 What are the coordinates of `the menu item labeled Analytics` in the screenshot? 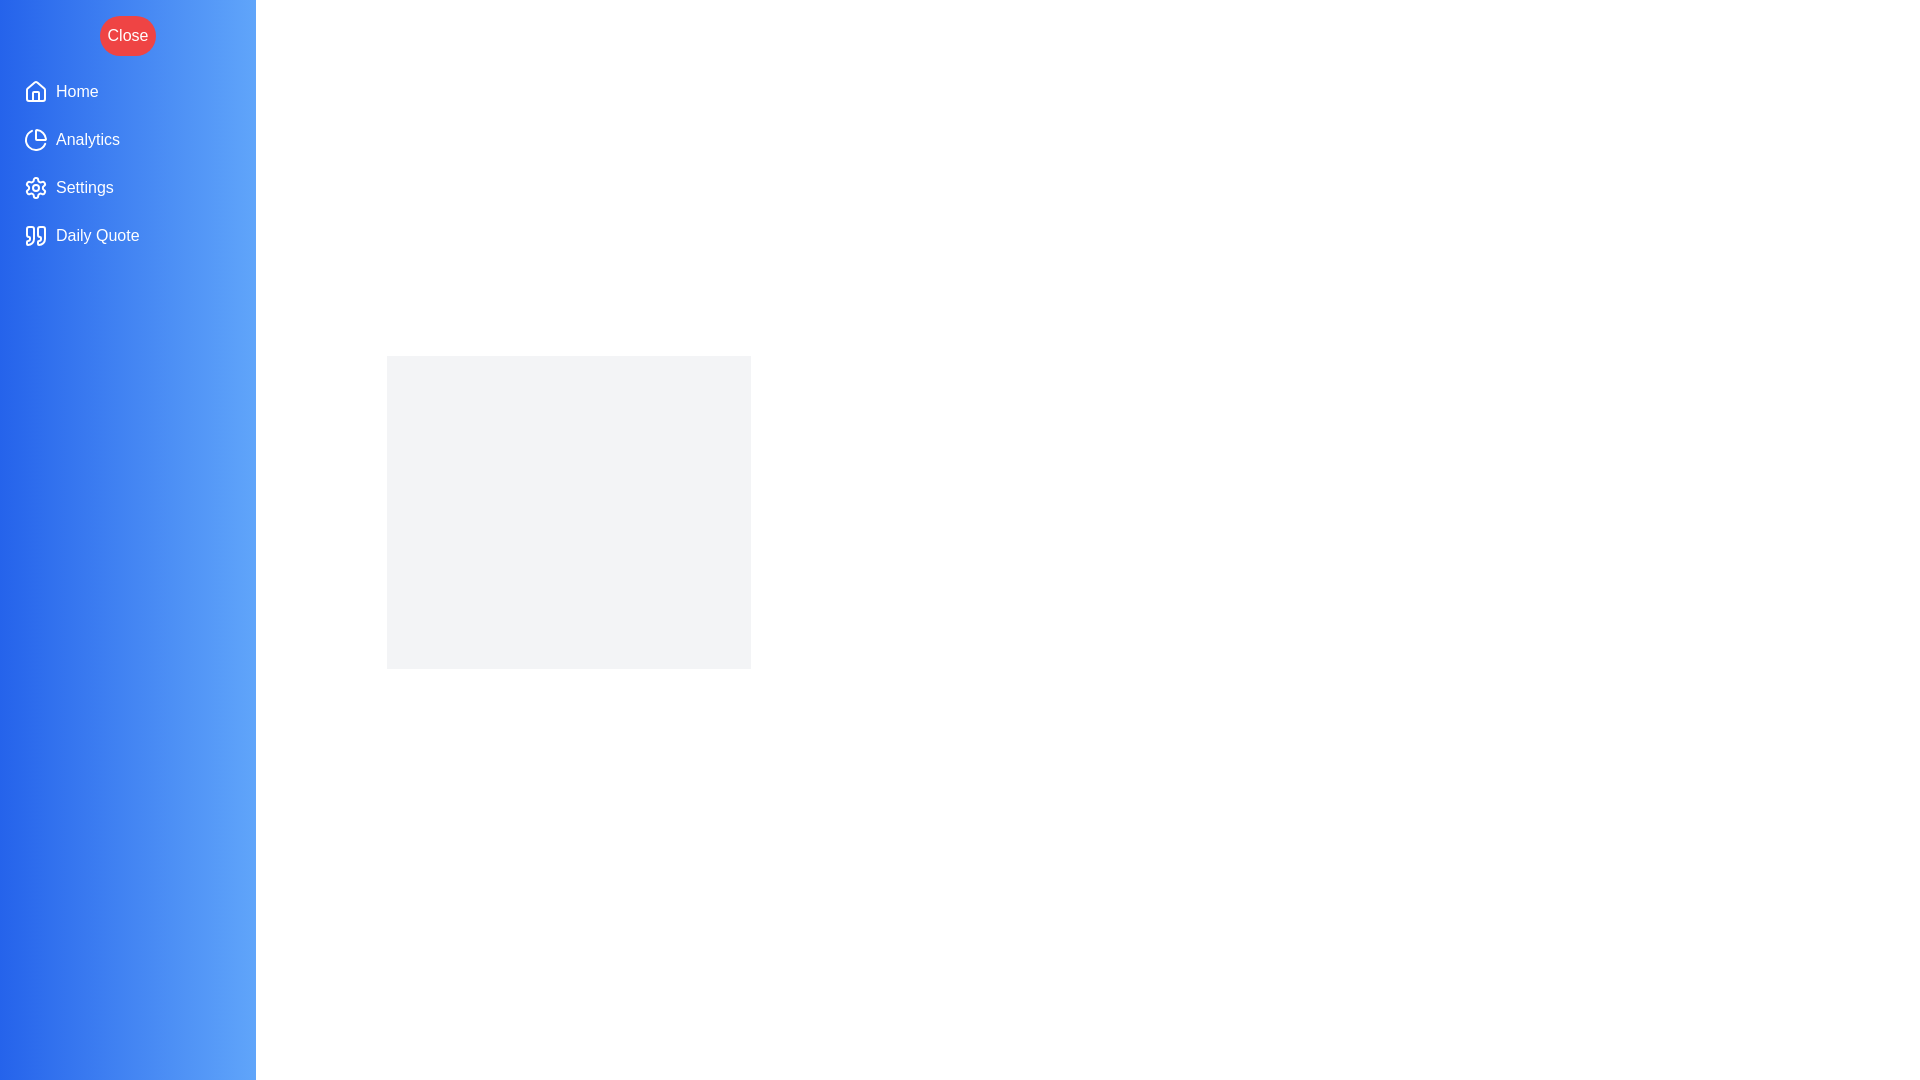 It's located at (127, 138).